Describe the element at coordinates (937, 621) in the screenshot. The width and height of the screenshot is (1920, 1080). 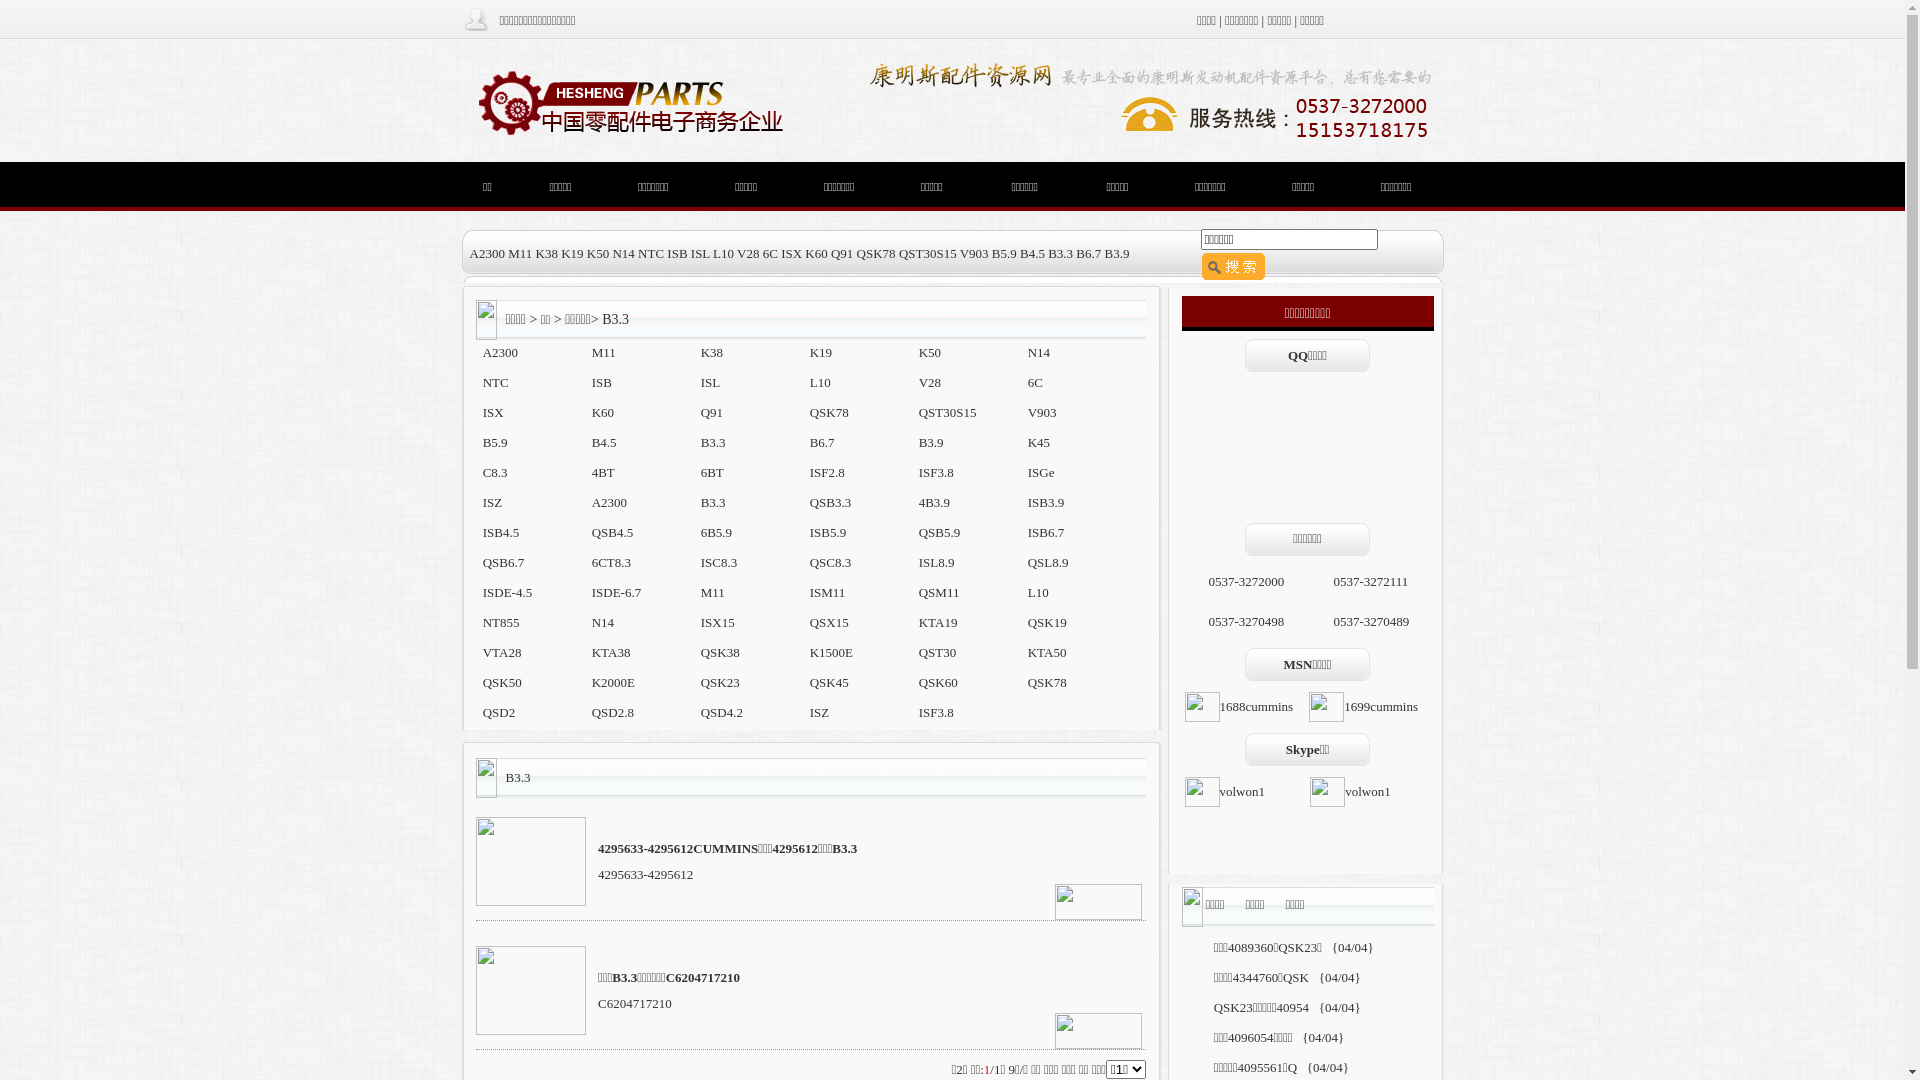
I see `'KTA19'` at that location.